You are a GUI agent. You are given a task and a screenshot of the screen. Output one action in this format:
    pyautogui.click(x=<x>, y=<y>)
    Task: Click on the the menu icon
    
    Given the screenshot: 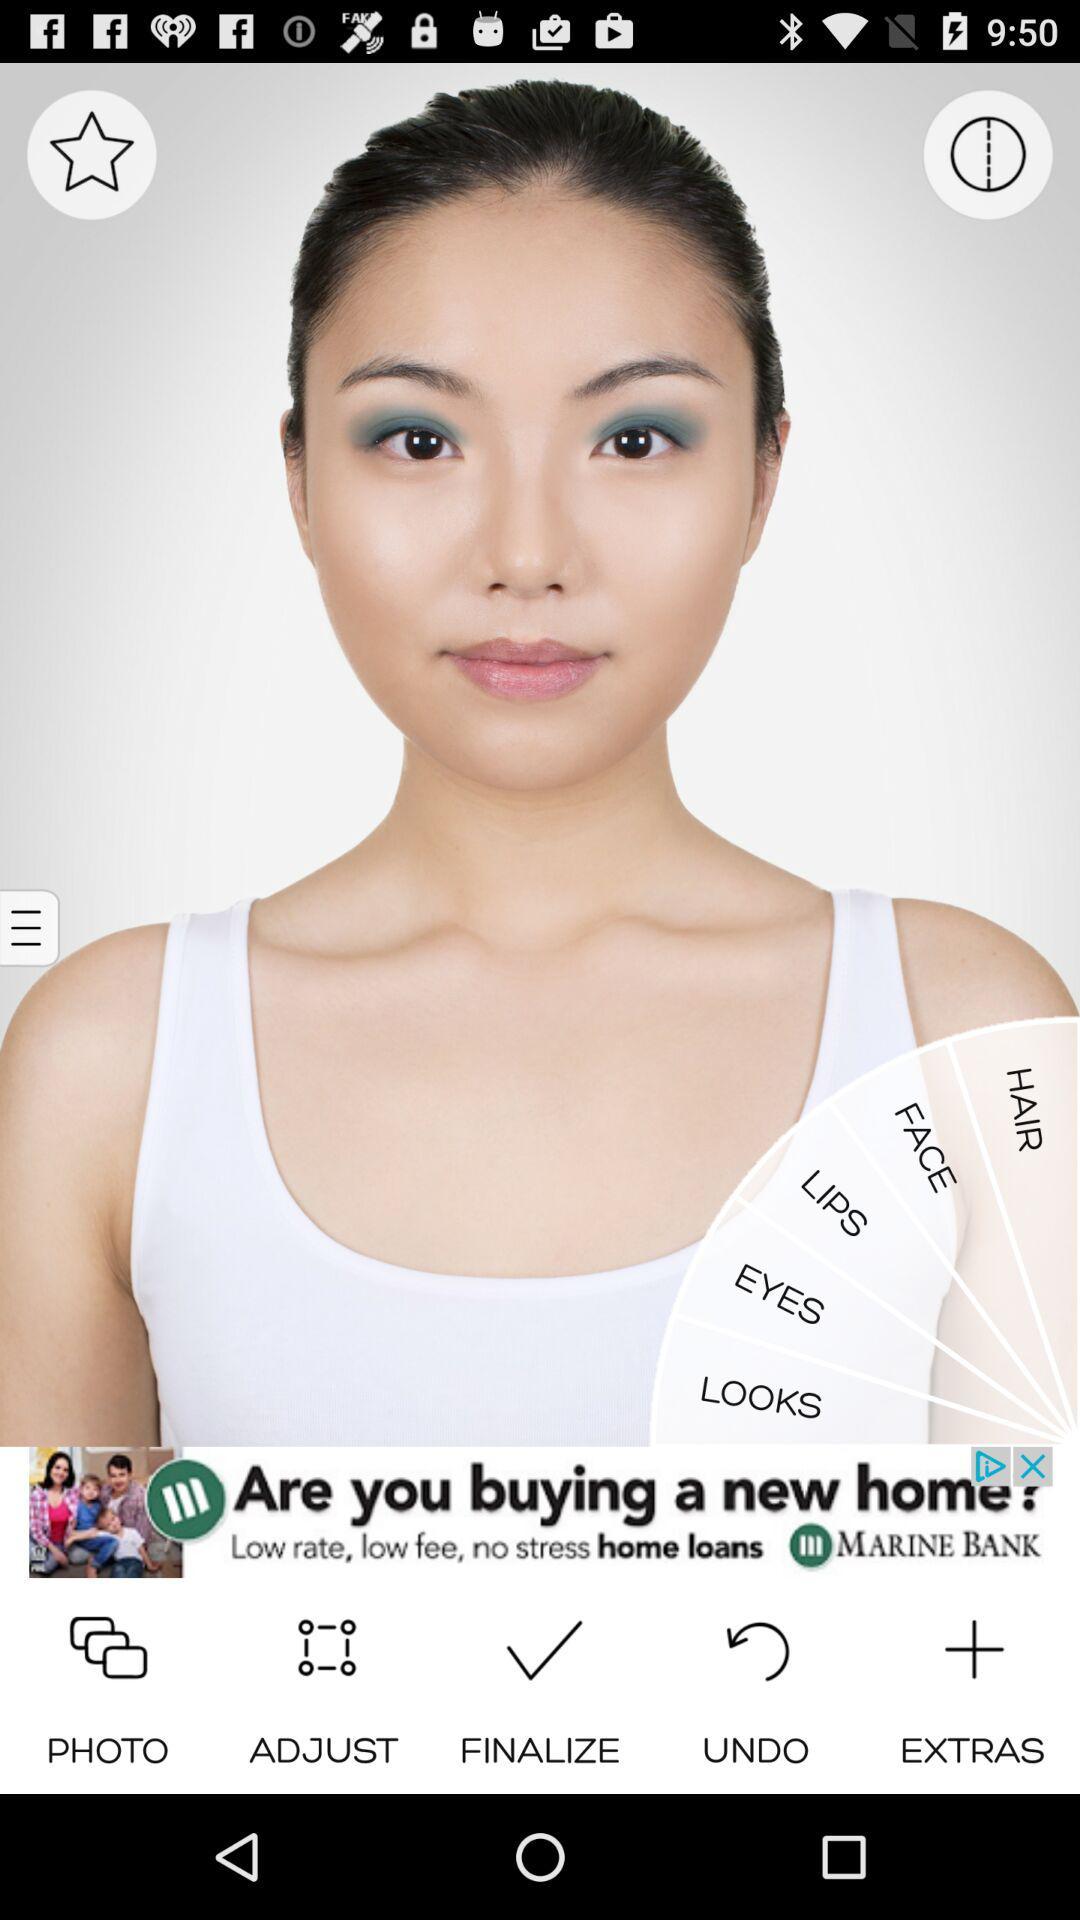 What is the action you would take?
    pyautogui.click(x=32, y=993)
    